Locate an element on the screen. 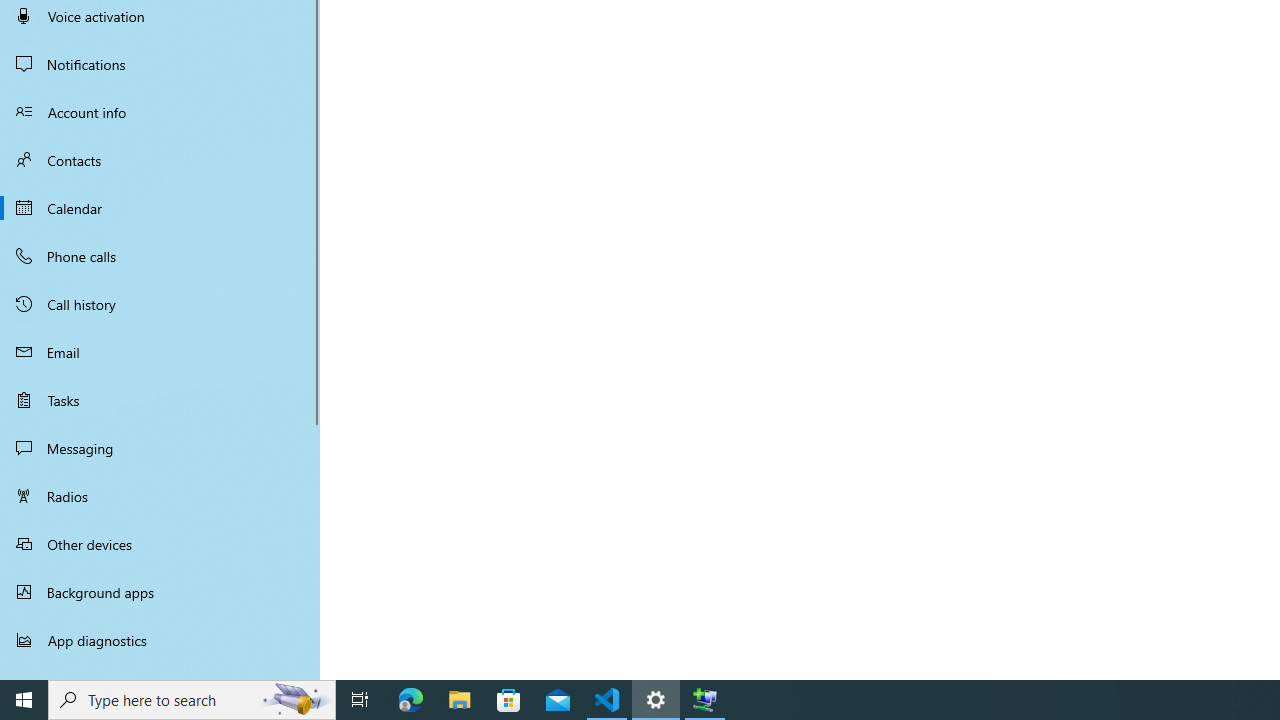 Image resolution: width=1280 pixels, height=720 pixels. 'Phone calls' is located at coordinates (160, 254).